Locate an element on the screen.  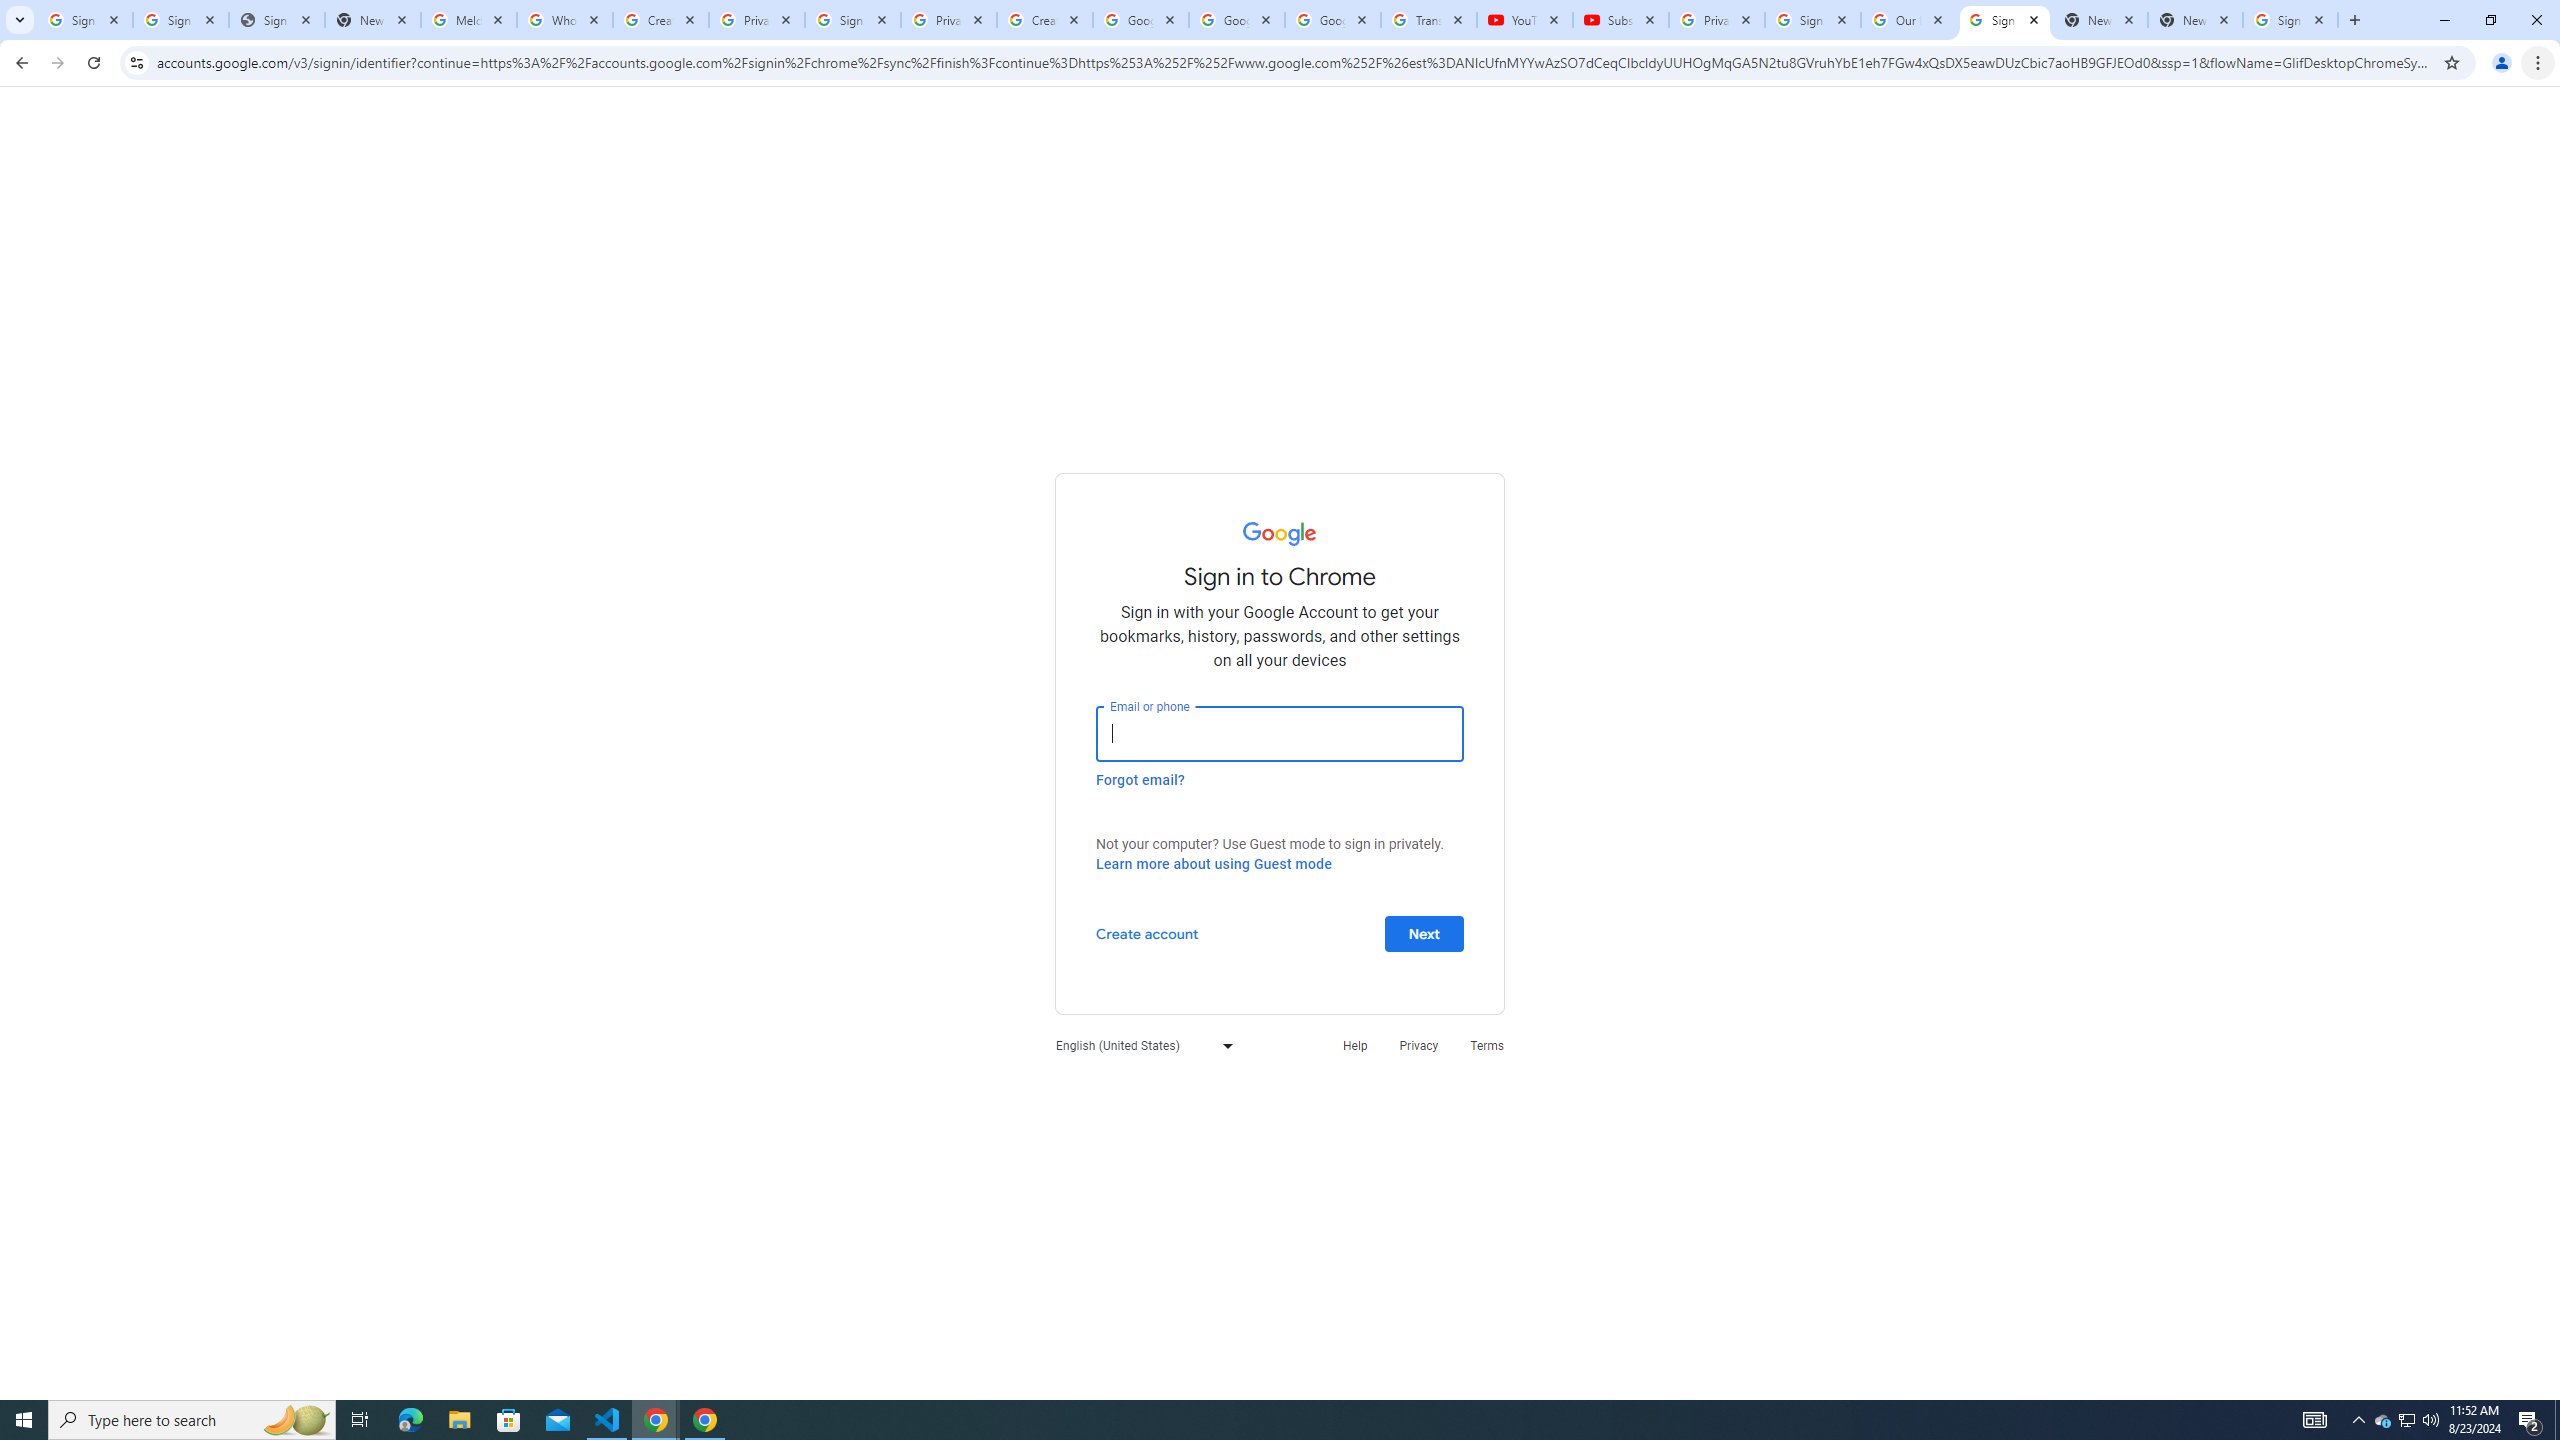
'YouTube' is located at coordinates (1524, 19).